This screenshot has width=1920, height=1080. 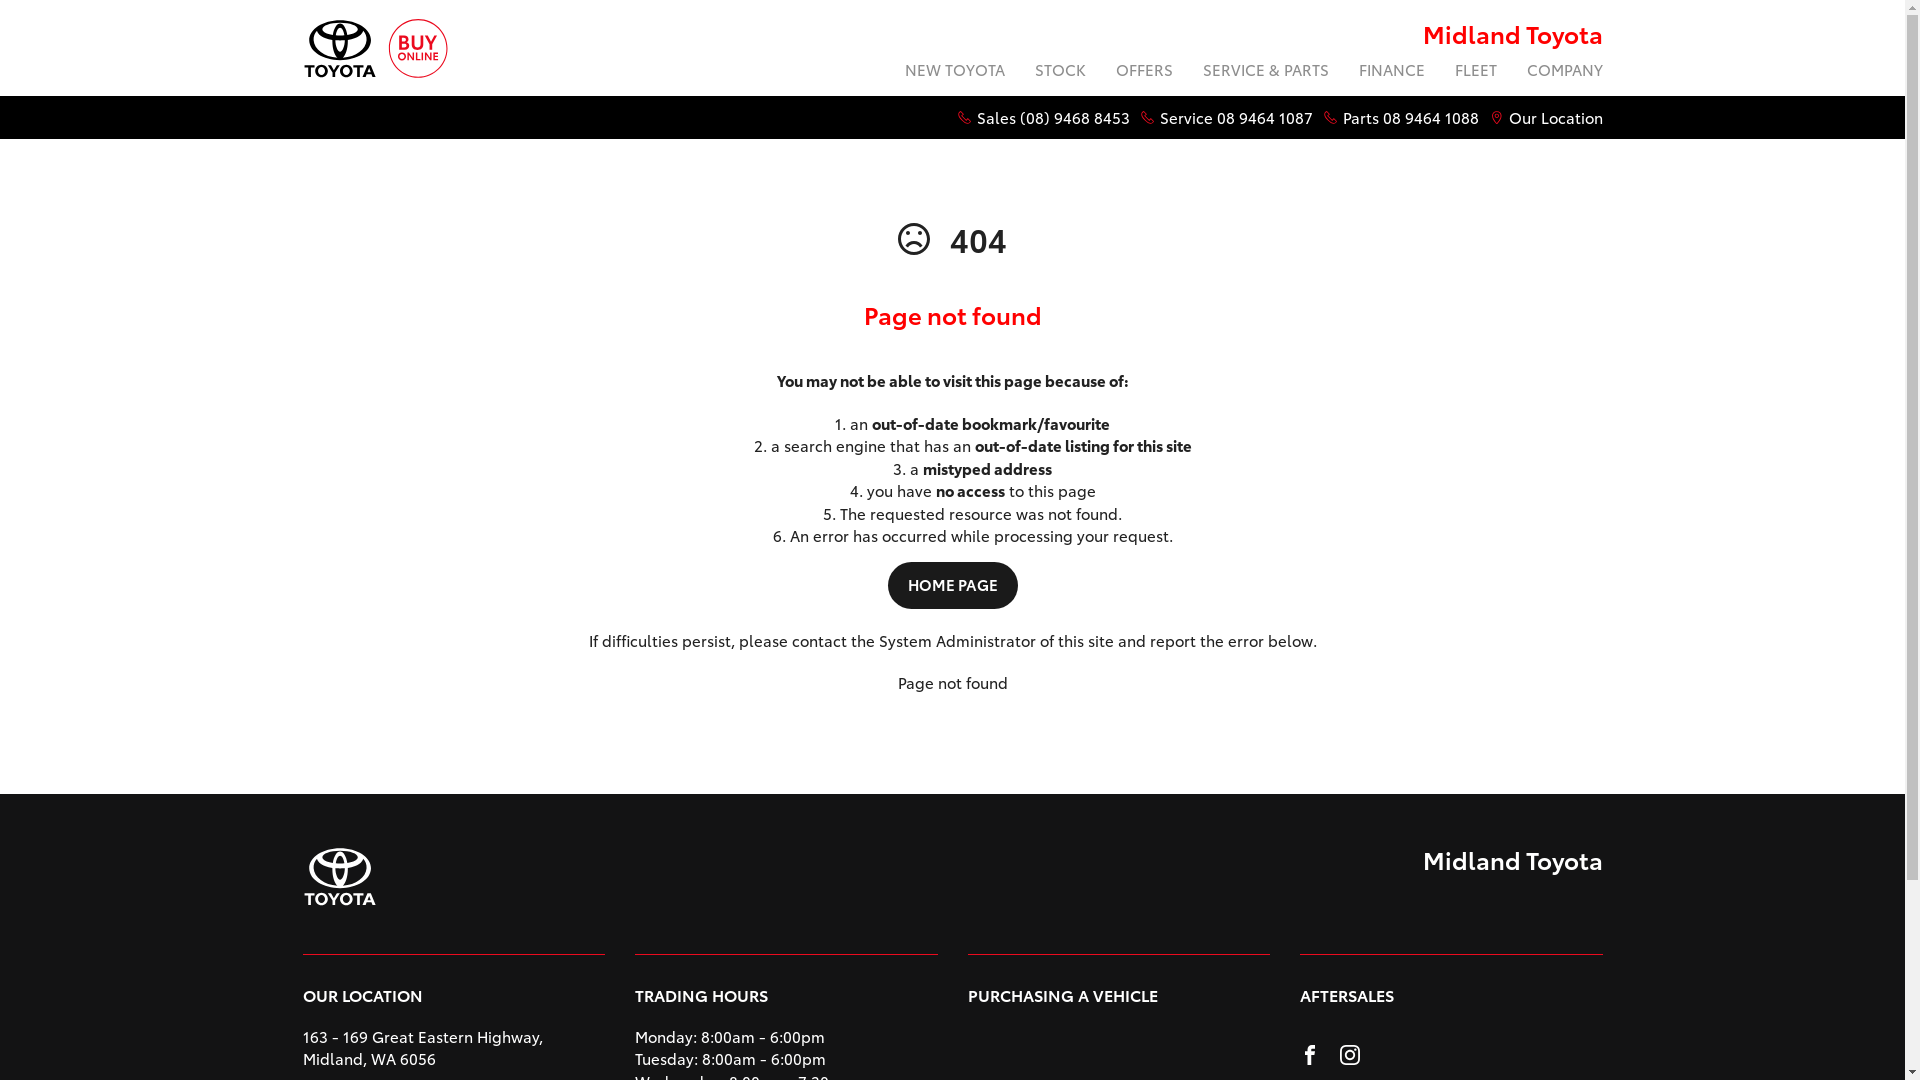 What do you see at coordinates (1059, 71) in the screenshot?
I see `'STOCK'` at bounding box center [1059, 71].